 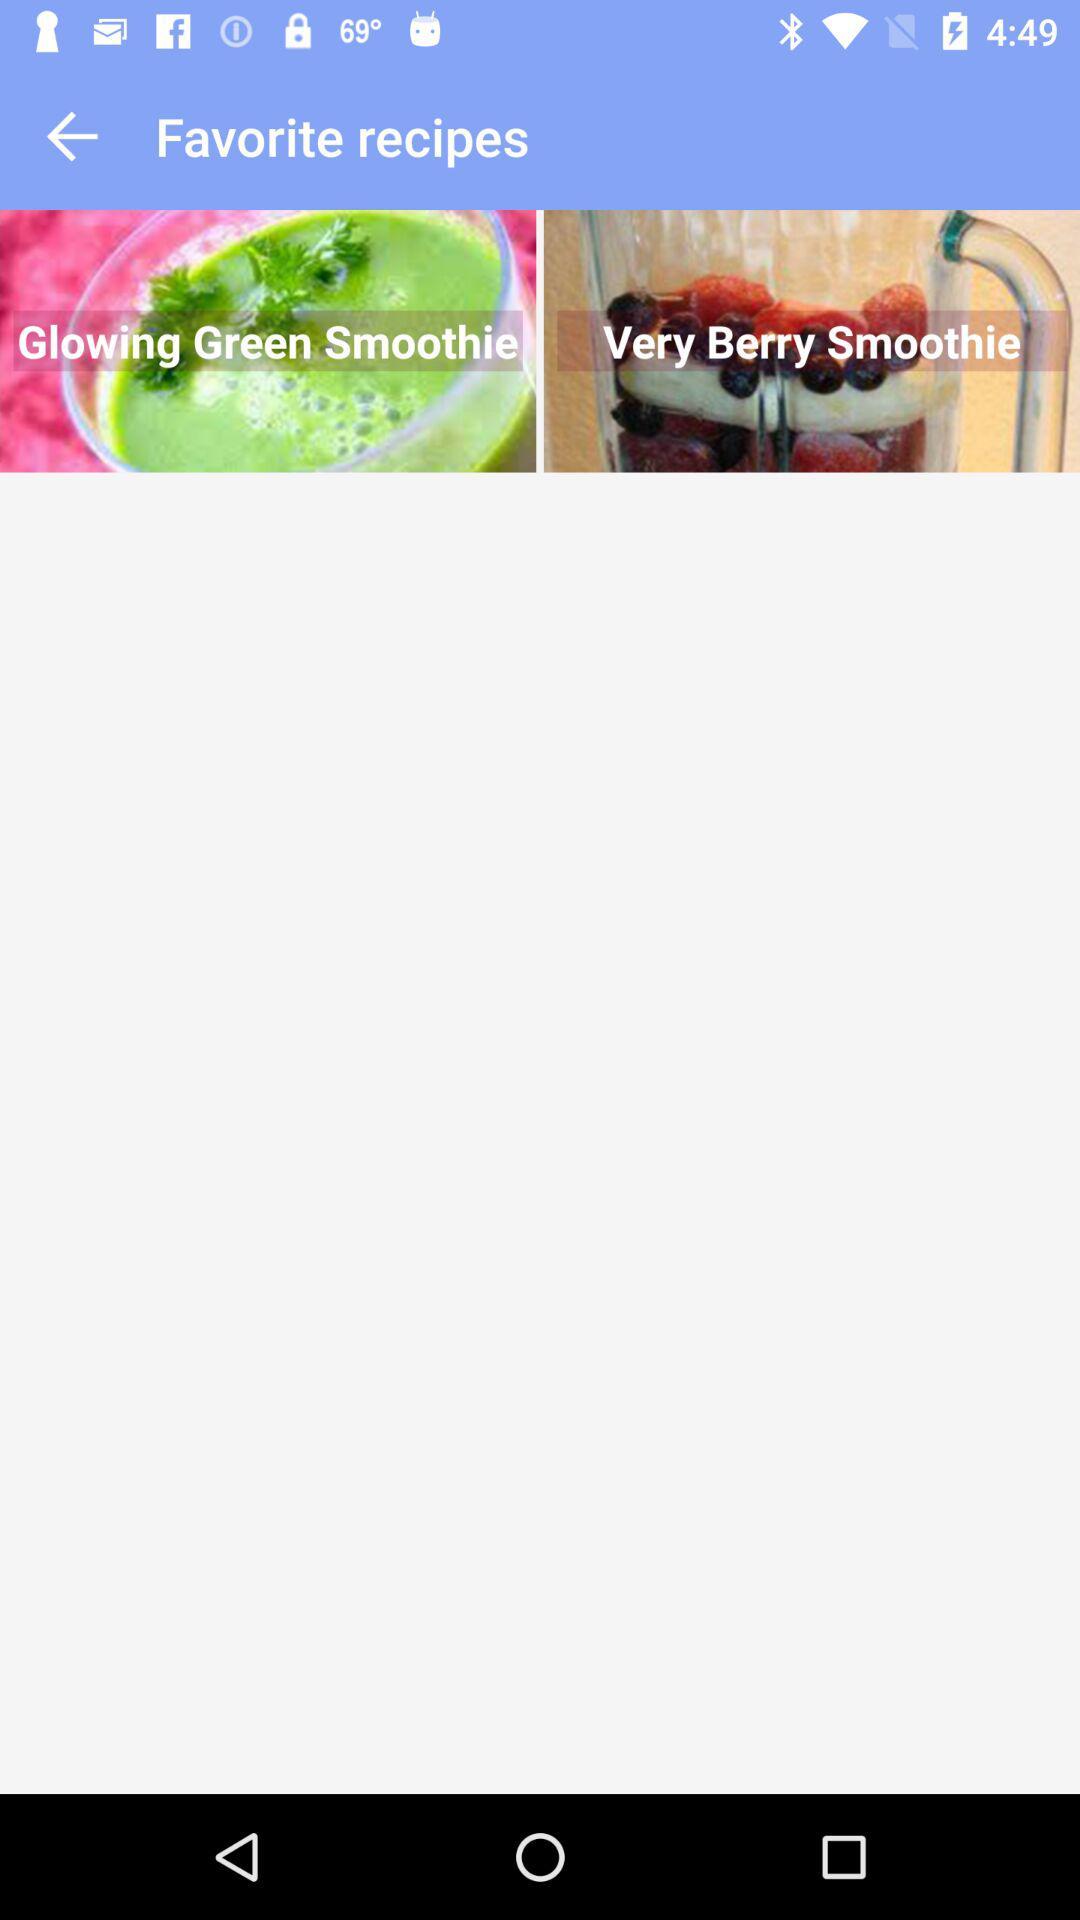 I want to click on item to the left of favorite recipes item, so click(x=71, y=135).